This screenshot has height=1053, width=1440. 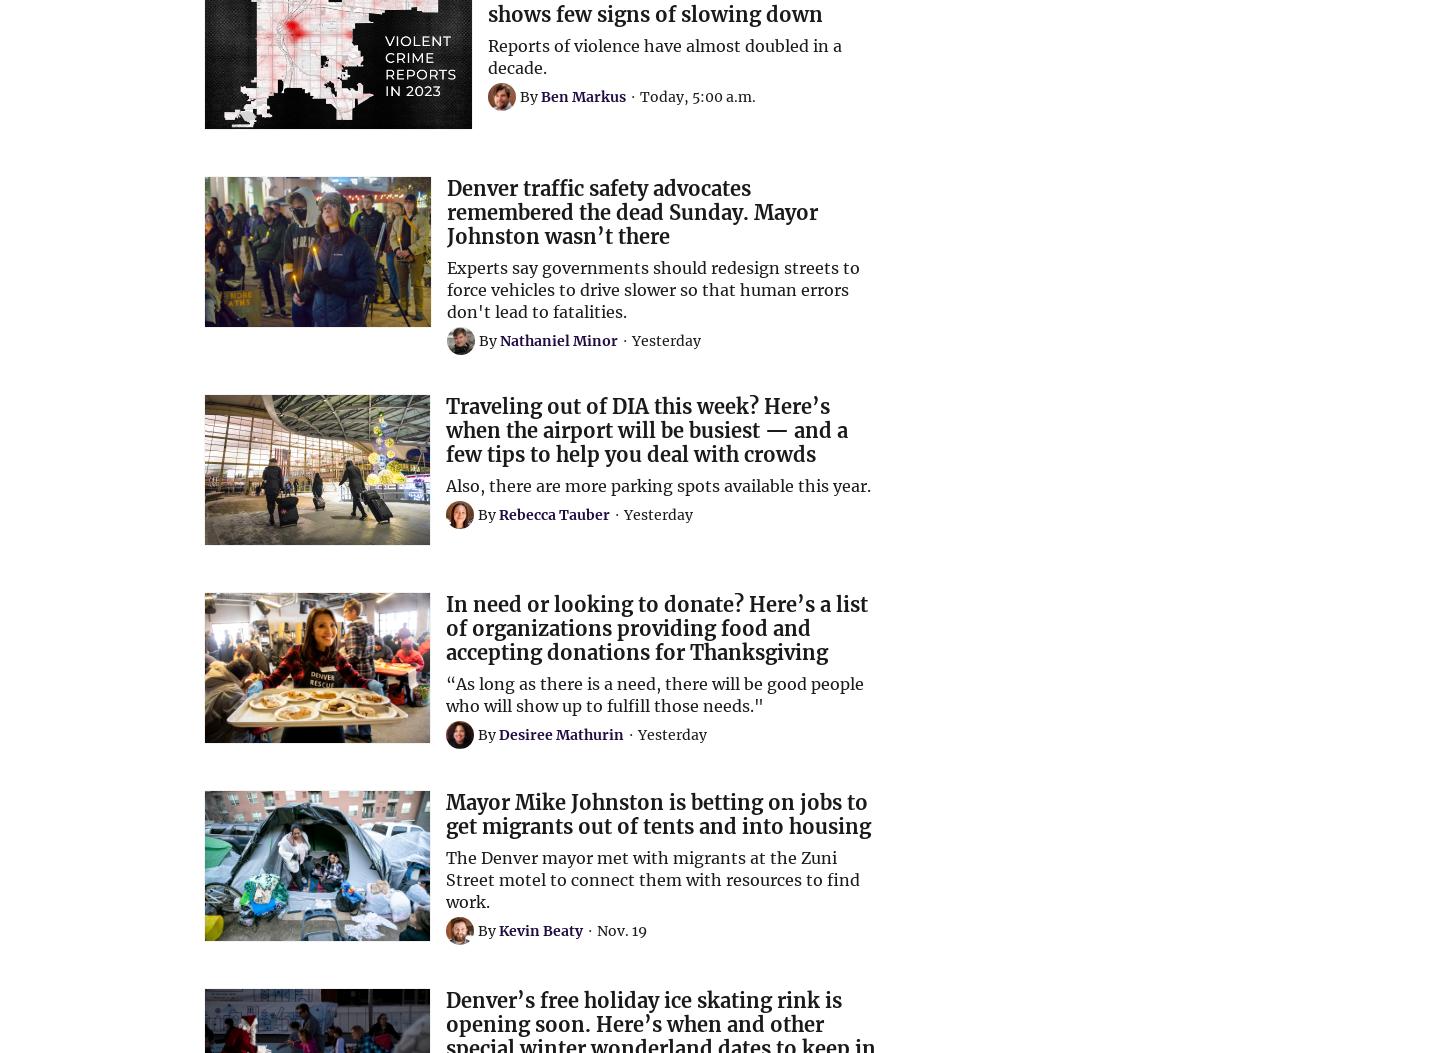 I want to click on 'The Denver mayor met with migrants at the Zuni Street motel to connect them with resources to find work.', so click(x=445, y=879).